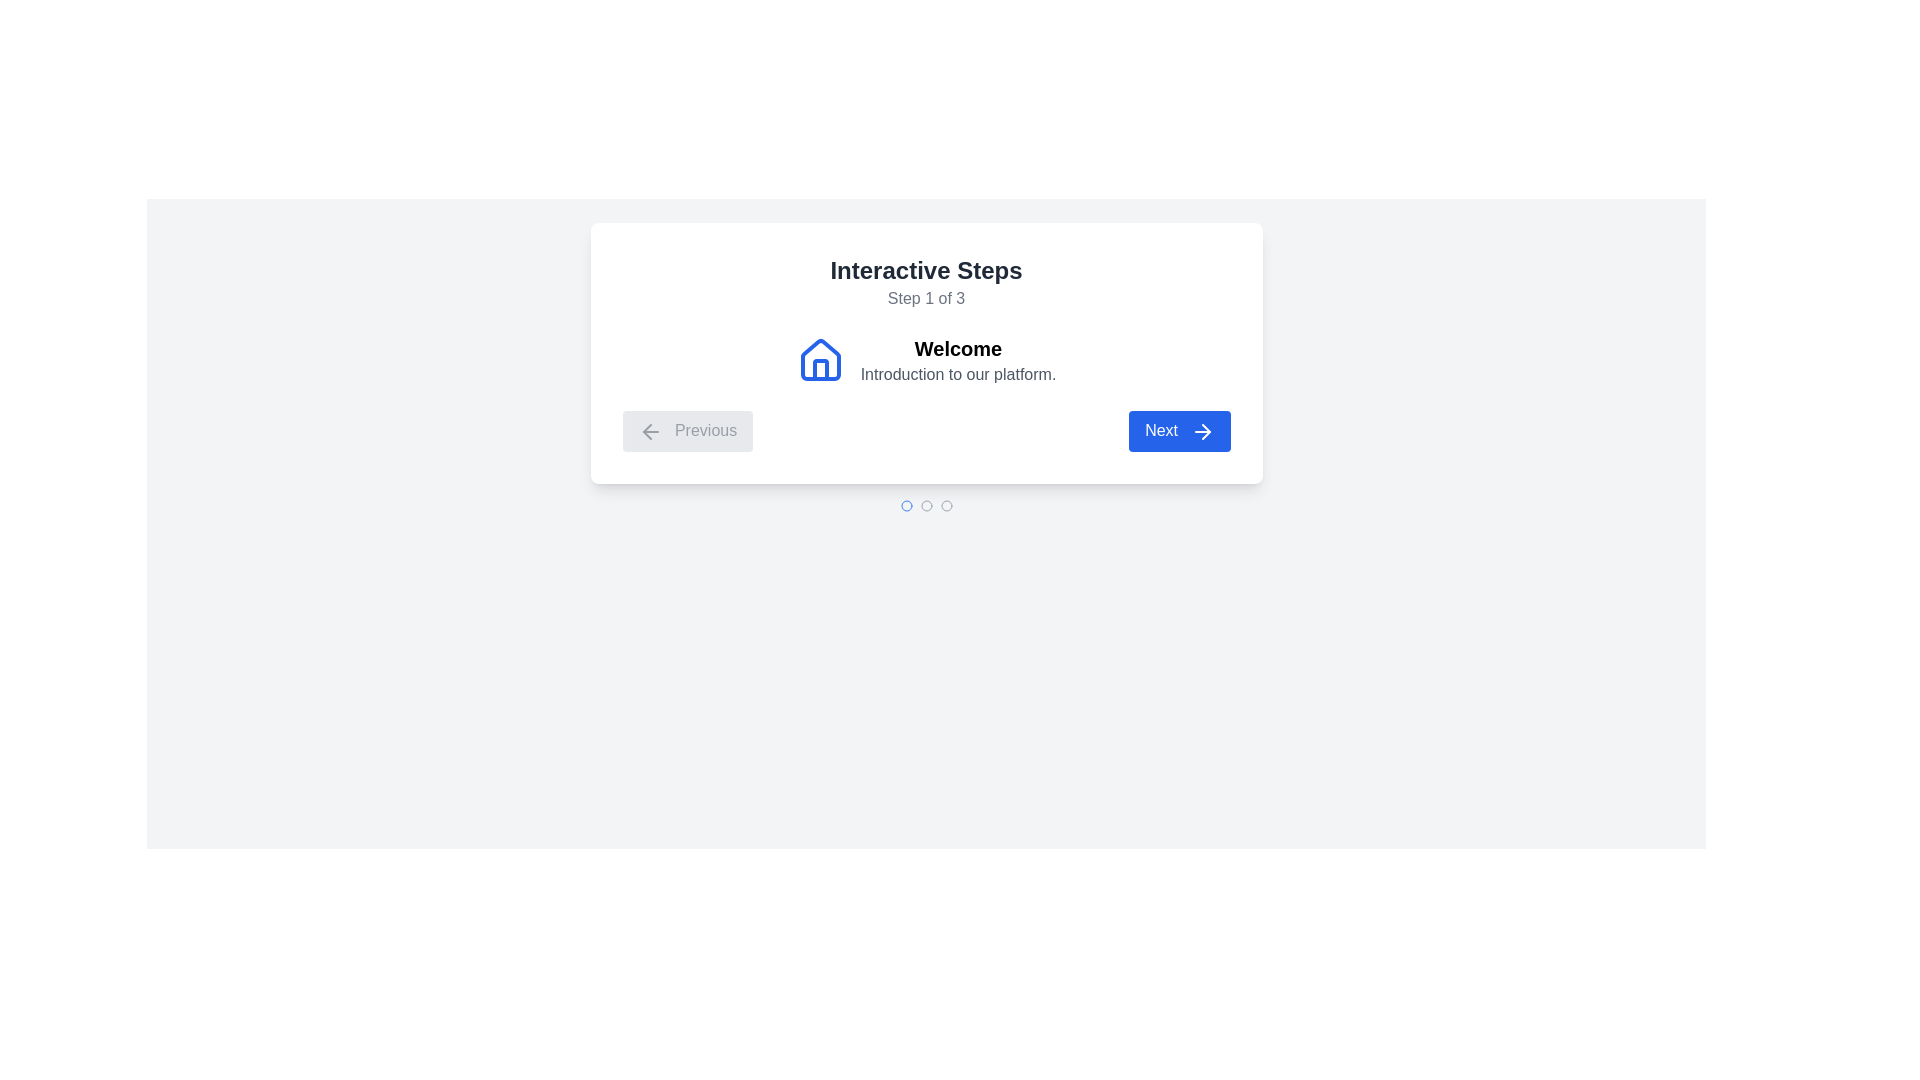  What do you see at coordinates (925, 504) in the screenshot?
I see `the second circular icon in a horizontal group of three that serves as an indicator or navigation control` at bounding box center [925, 504].